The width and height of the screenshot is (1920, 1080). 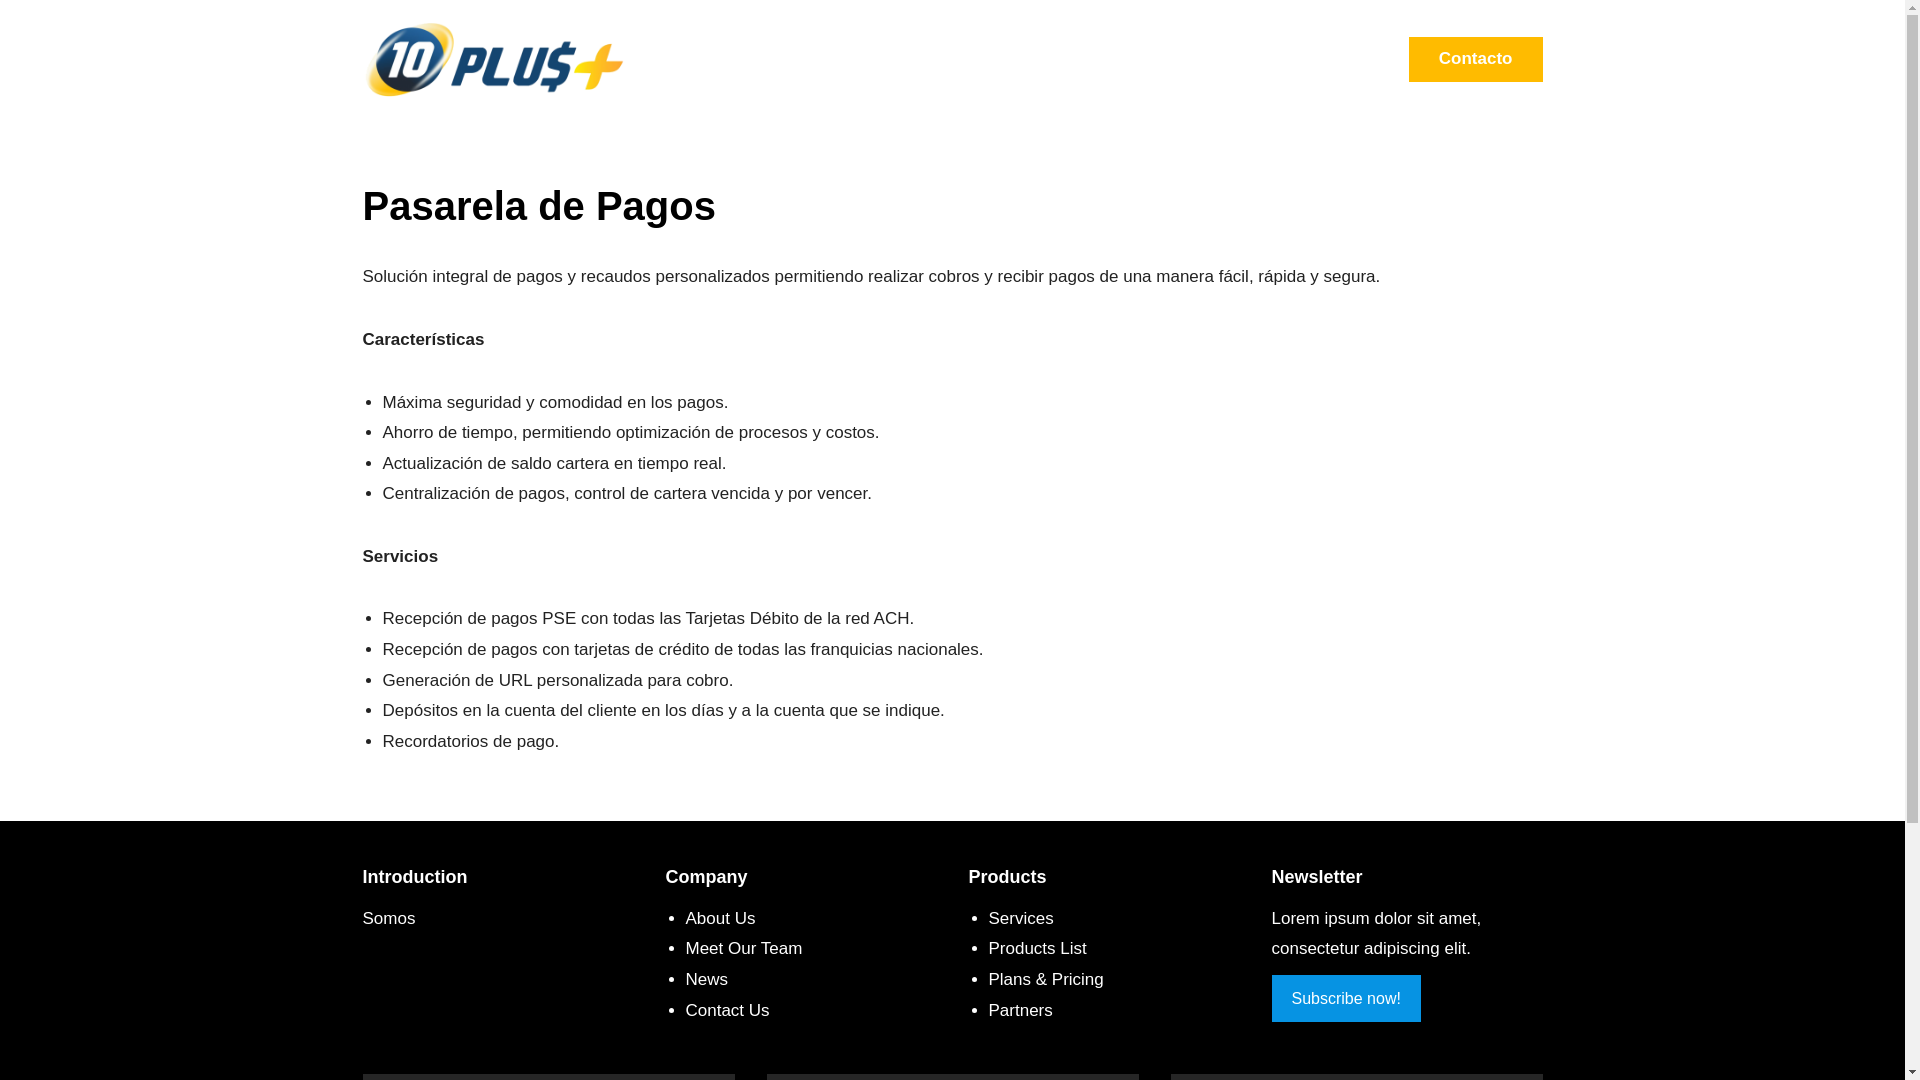 What do you see at coordinates (686, 947) in the screenshot?
I see `'Meet Our Team'` at bounding box center [686, 947].